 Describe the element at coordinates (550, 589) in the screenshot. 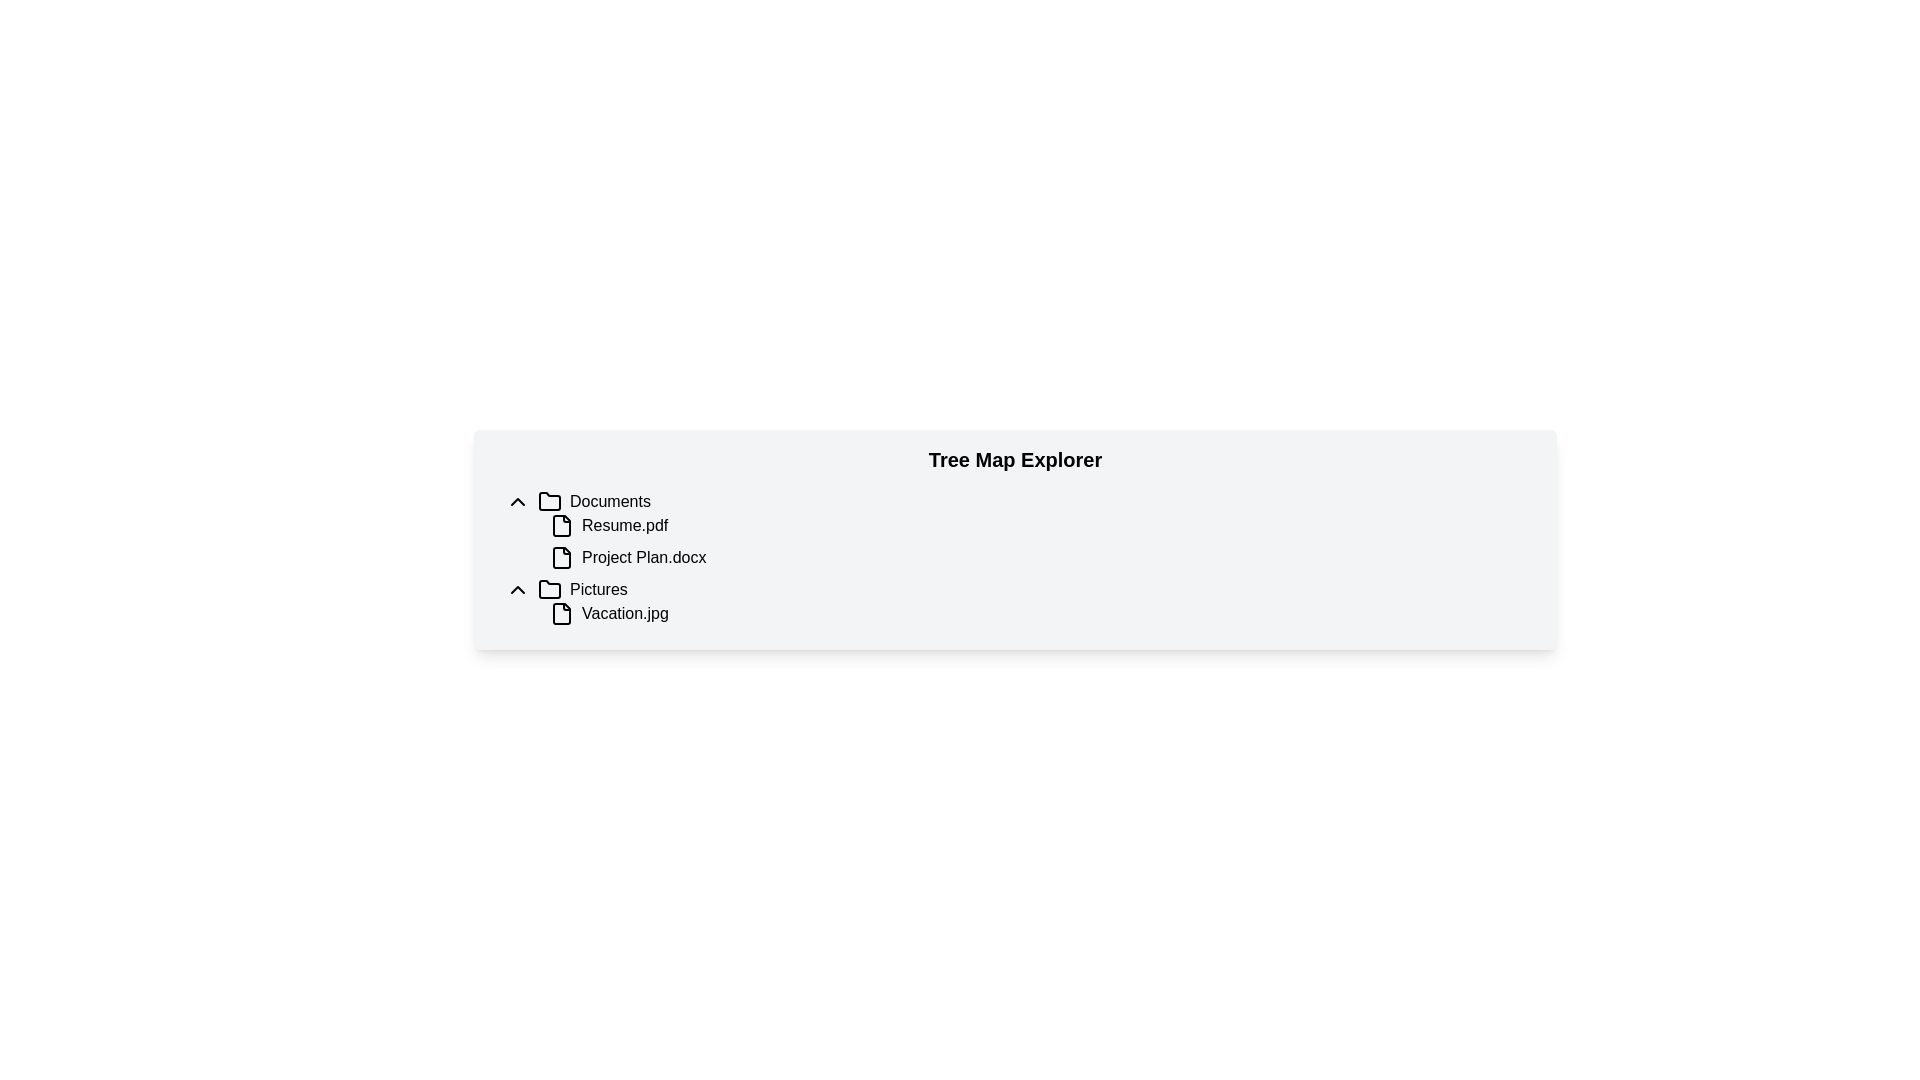

I see `the folder icon located to the left of the 'Pictures' label in the tree view interface` at that location.